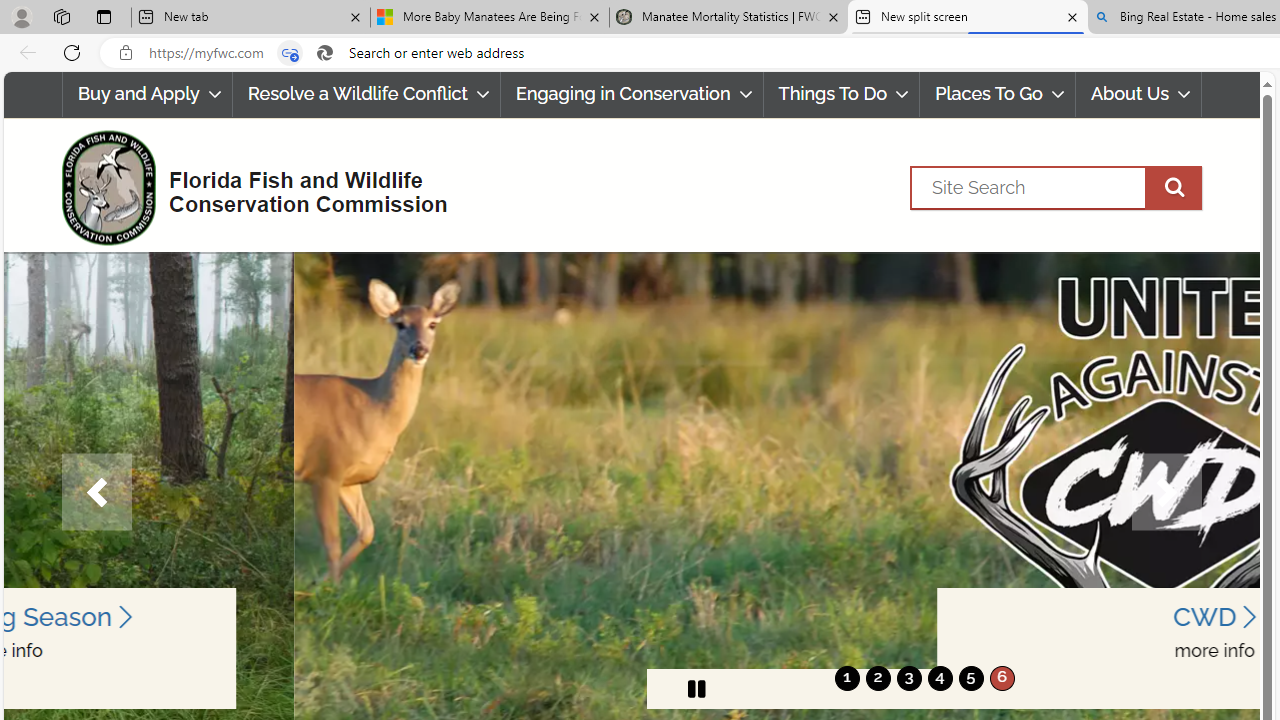 Image resolution: width=1280 pixels, height=720 pixels. I want to click on 'Things To Do', so click(842, 94).